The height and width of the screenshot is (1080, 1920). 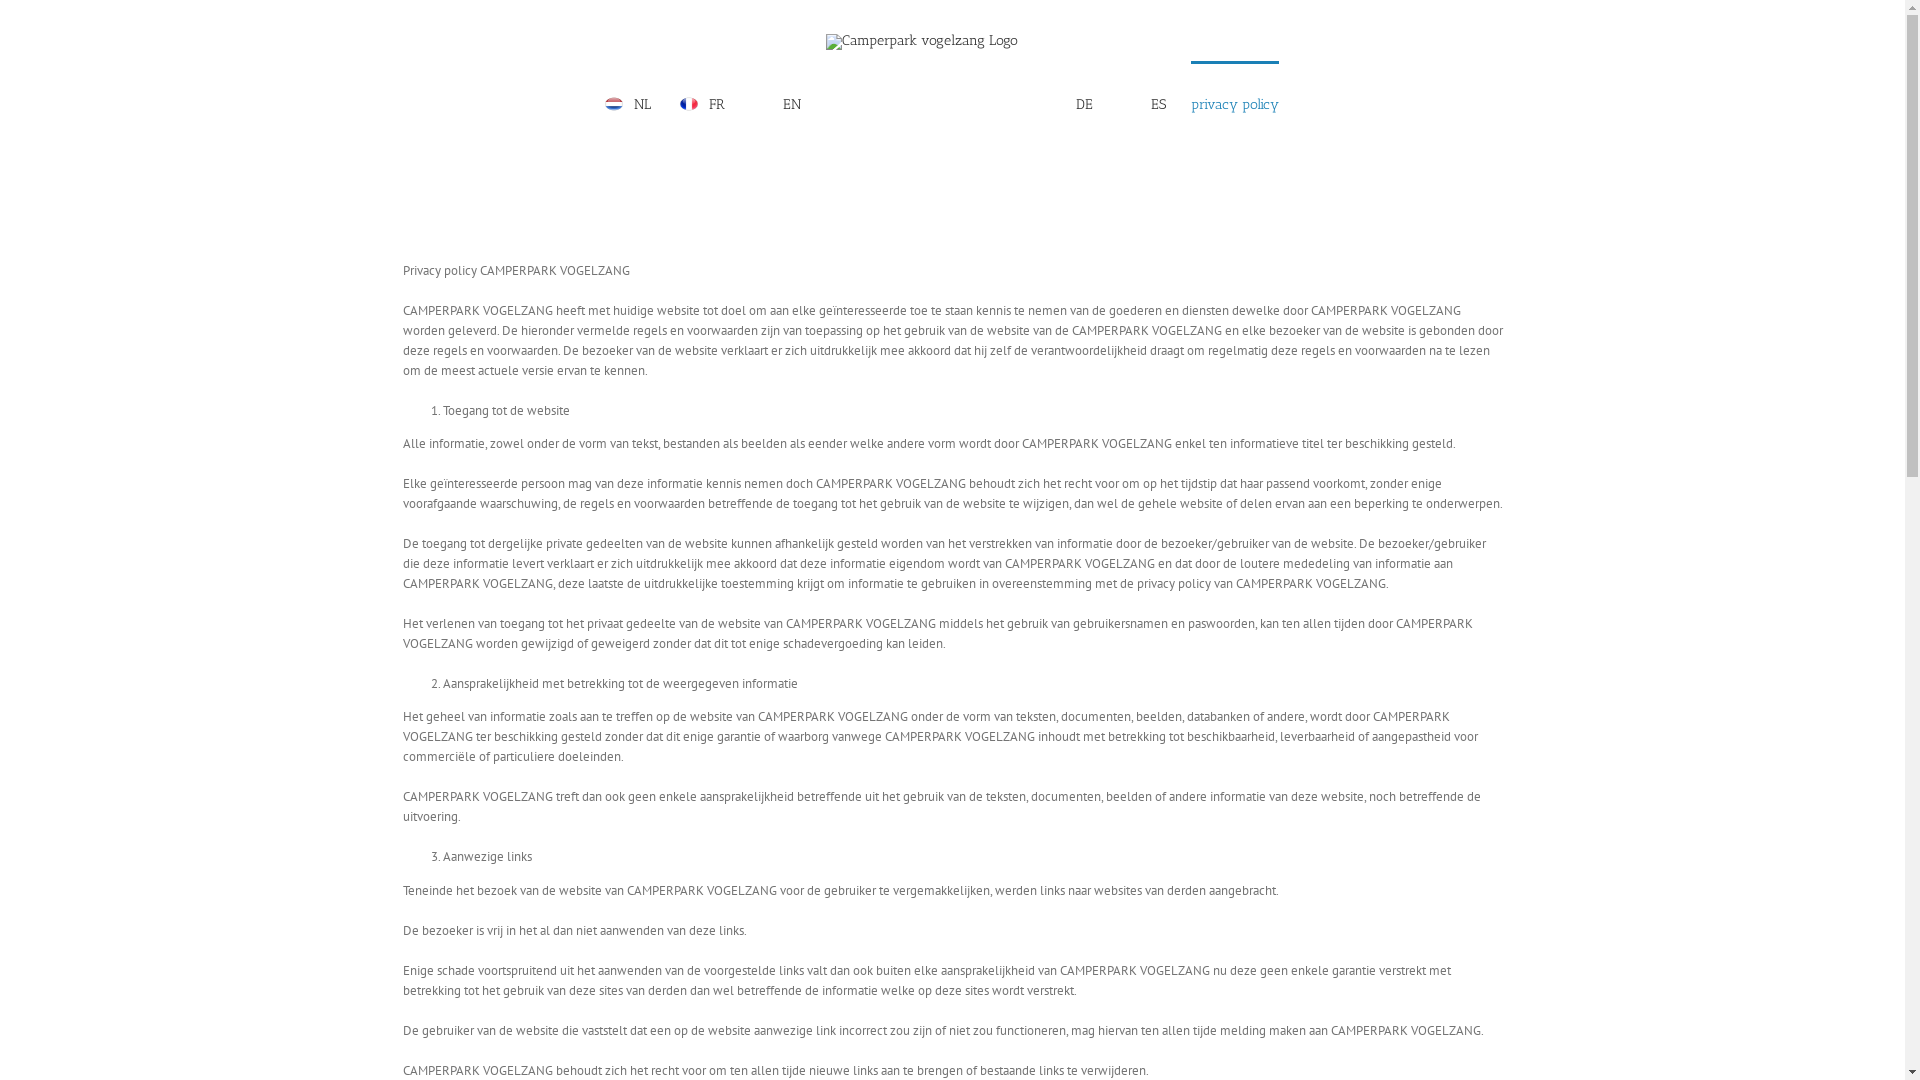 I want to click on 'privacy policy', so click(x=1190, y=103).